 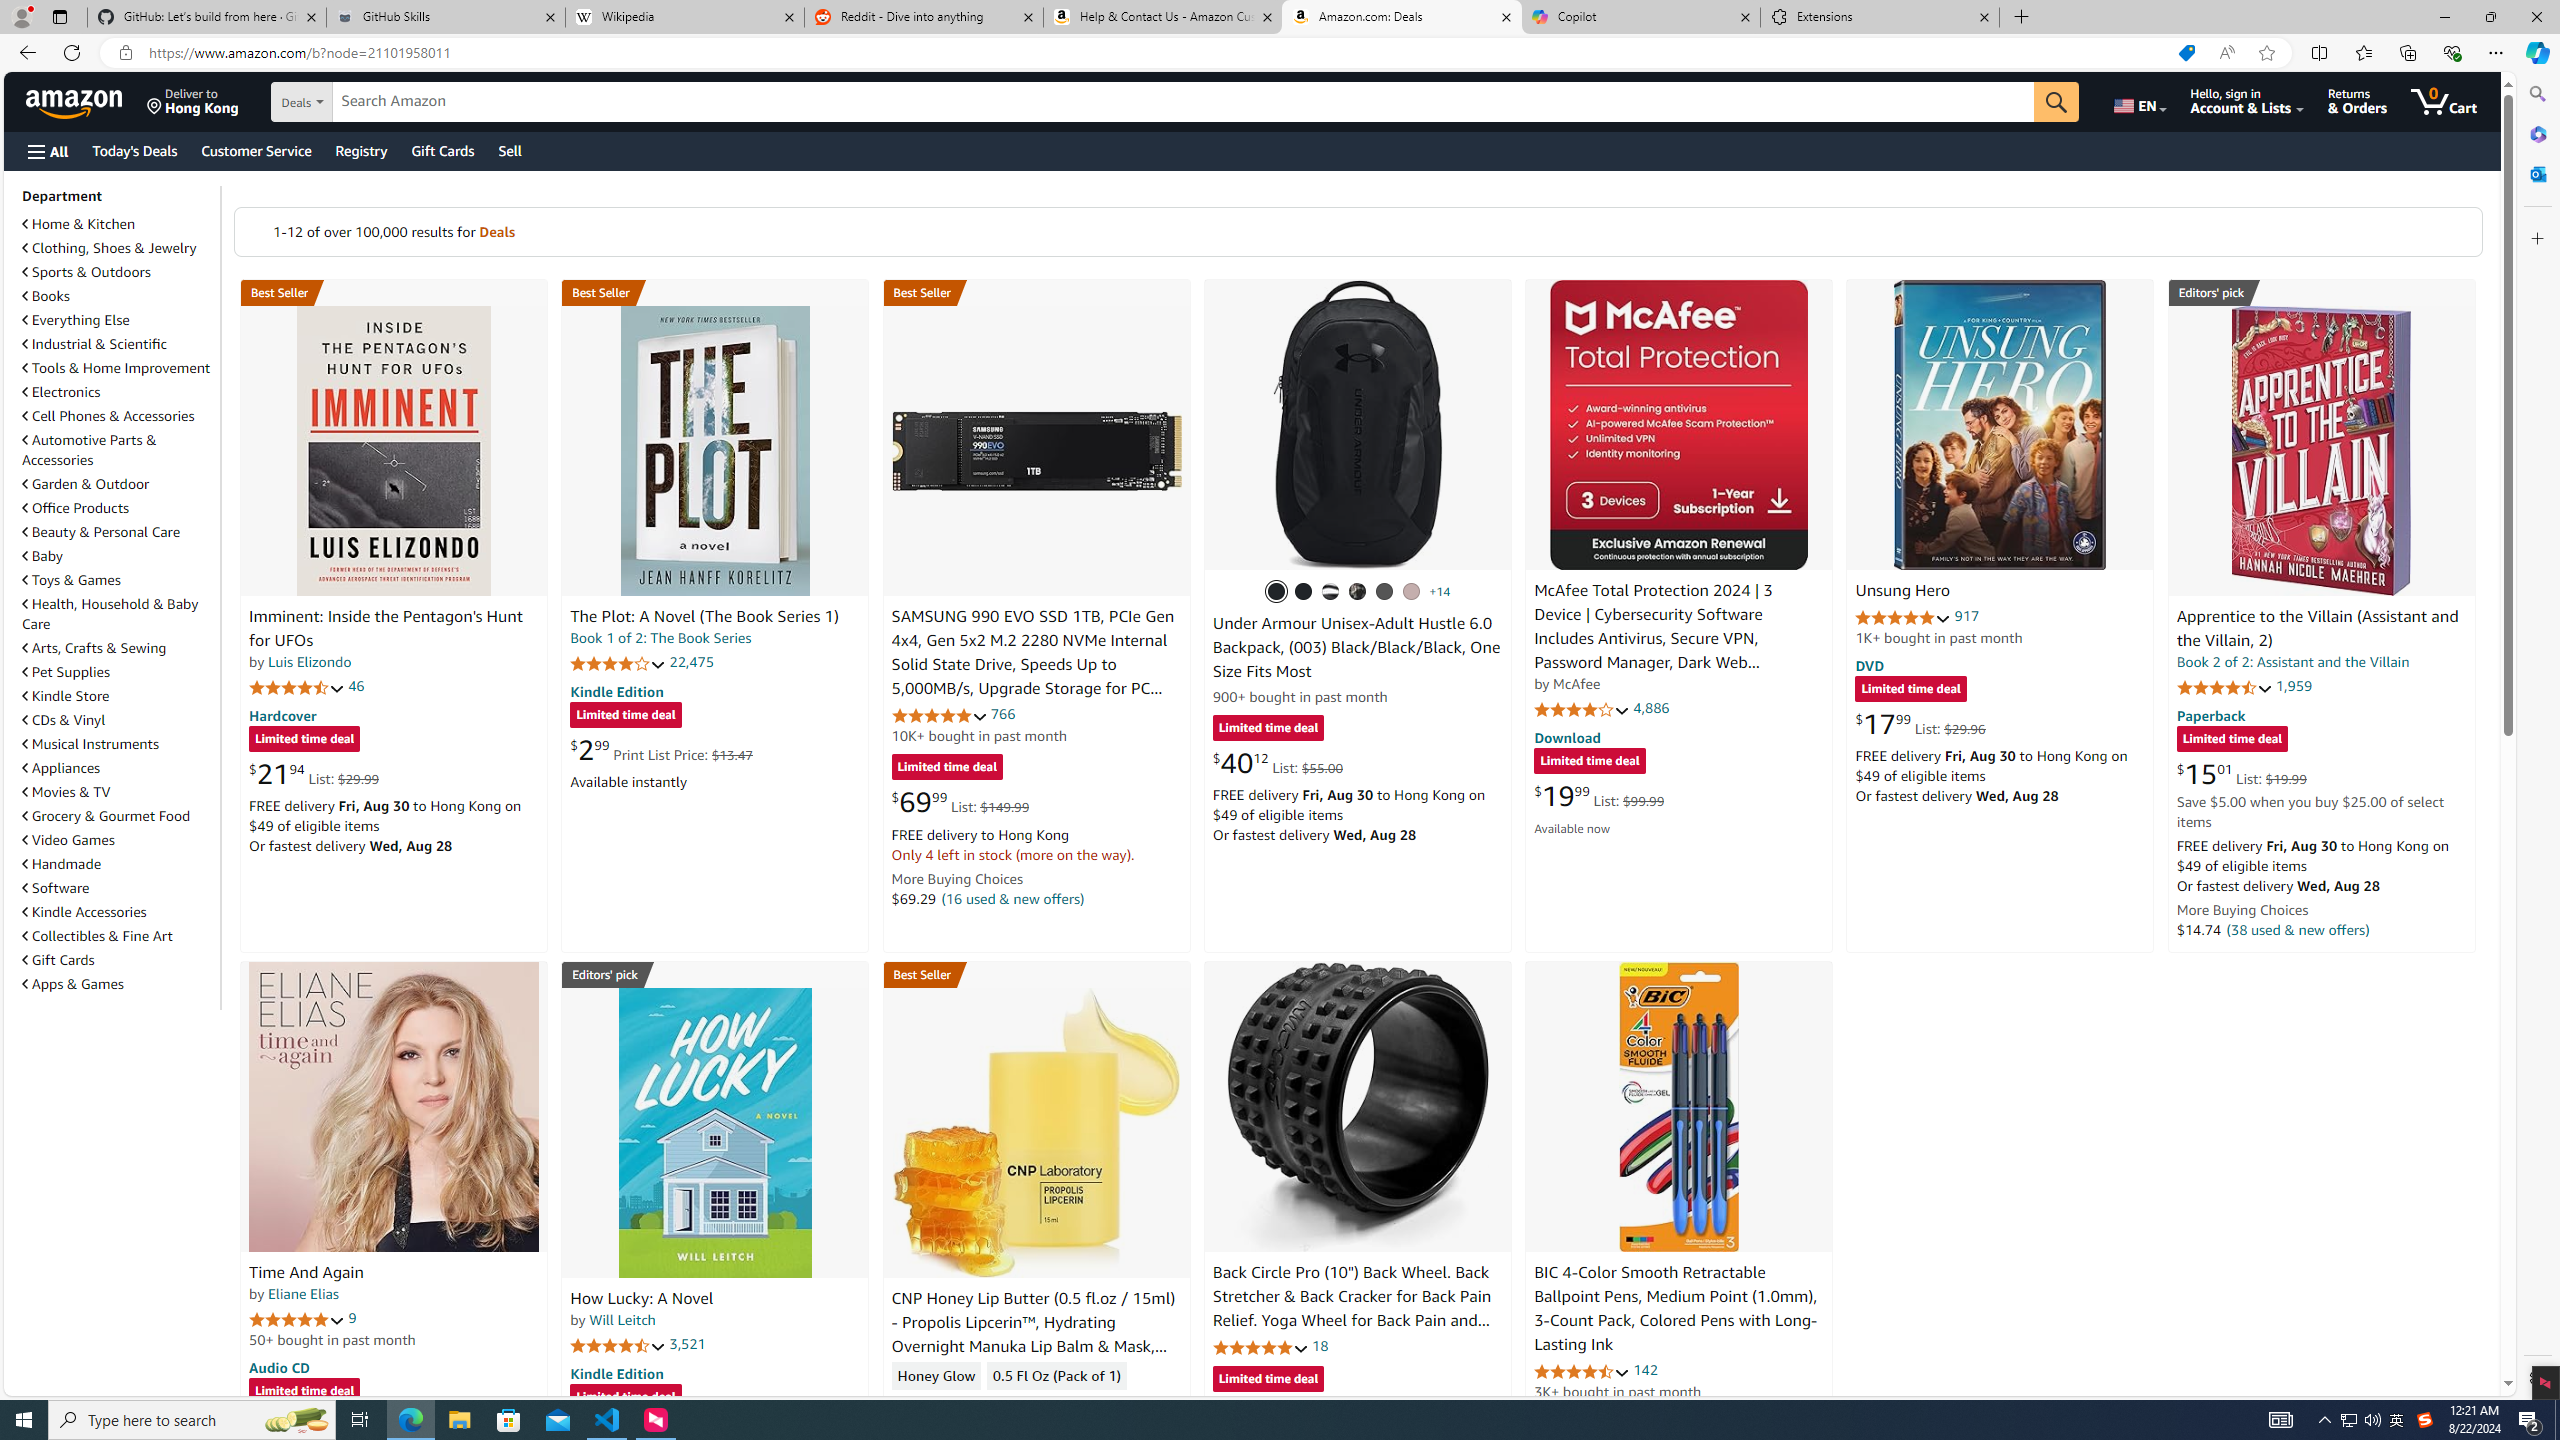 I want to click on 'Industrial & Scientific', so click(x=118, y=344).